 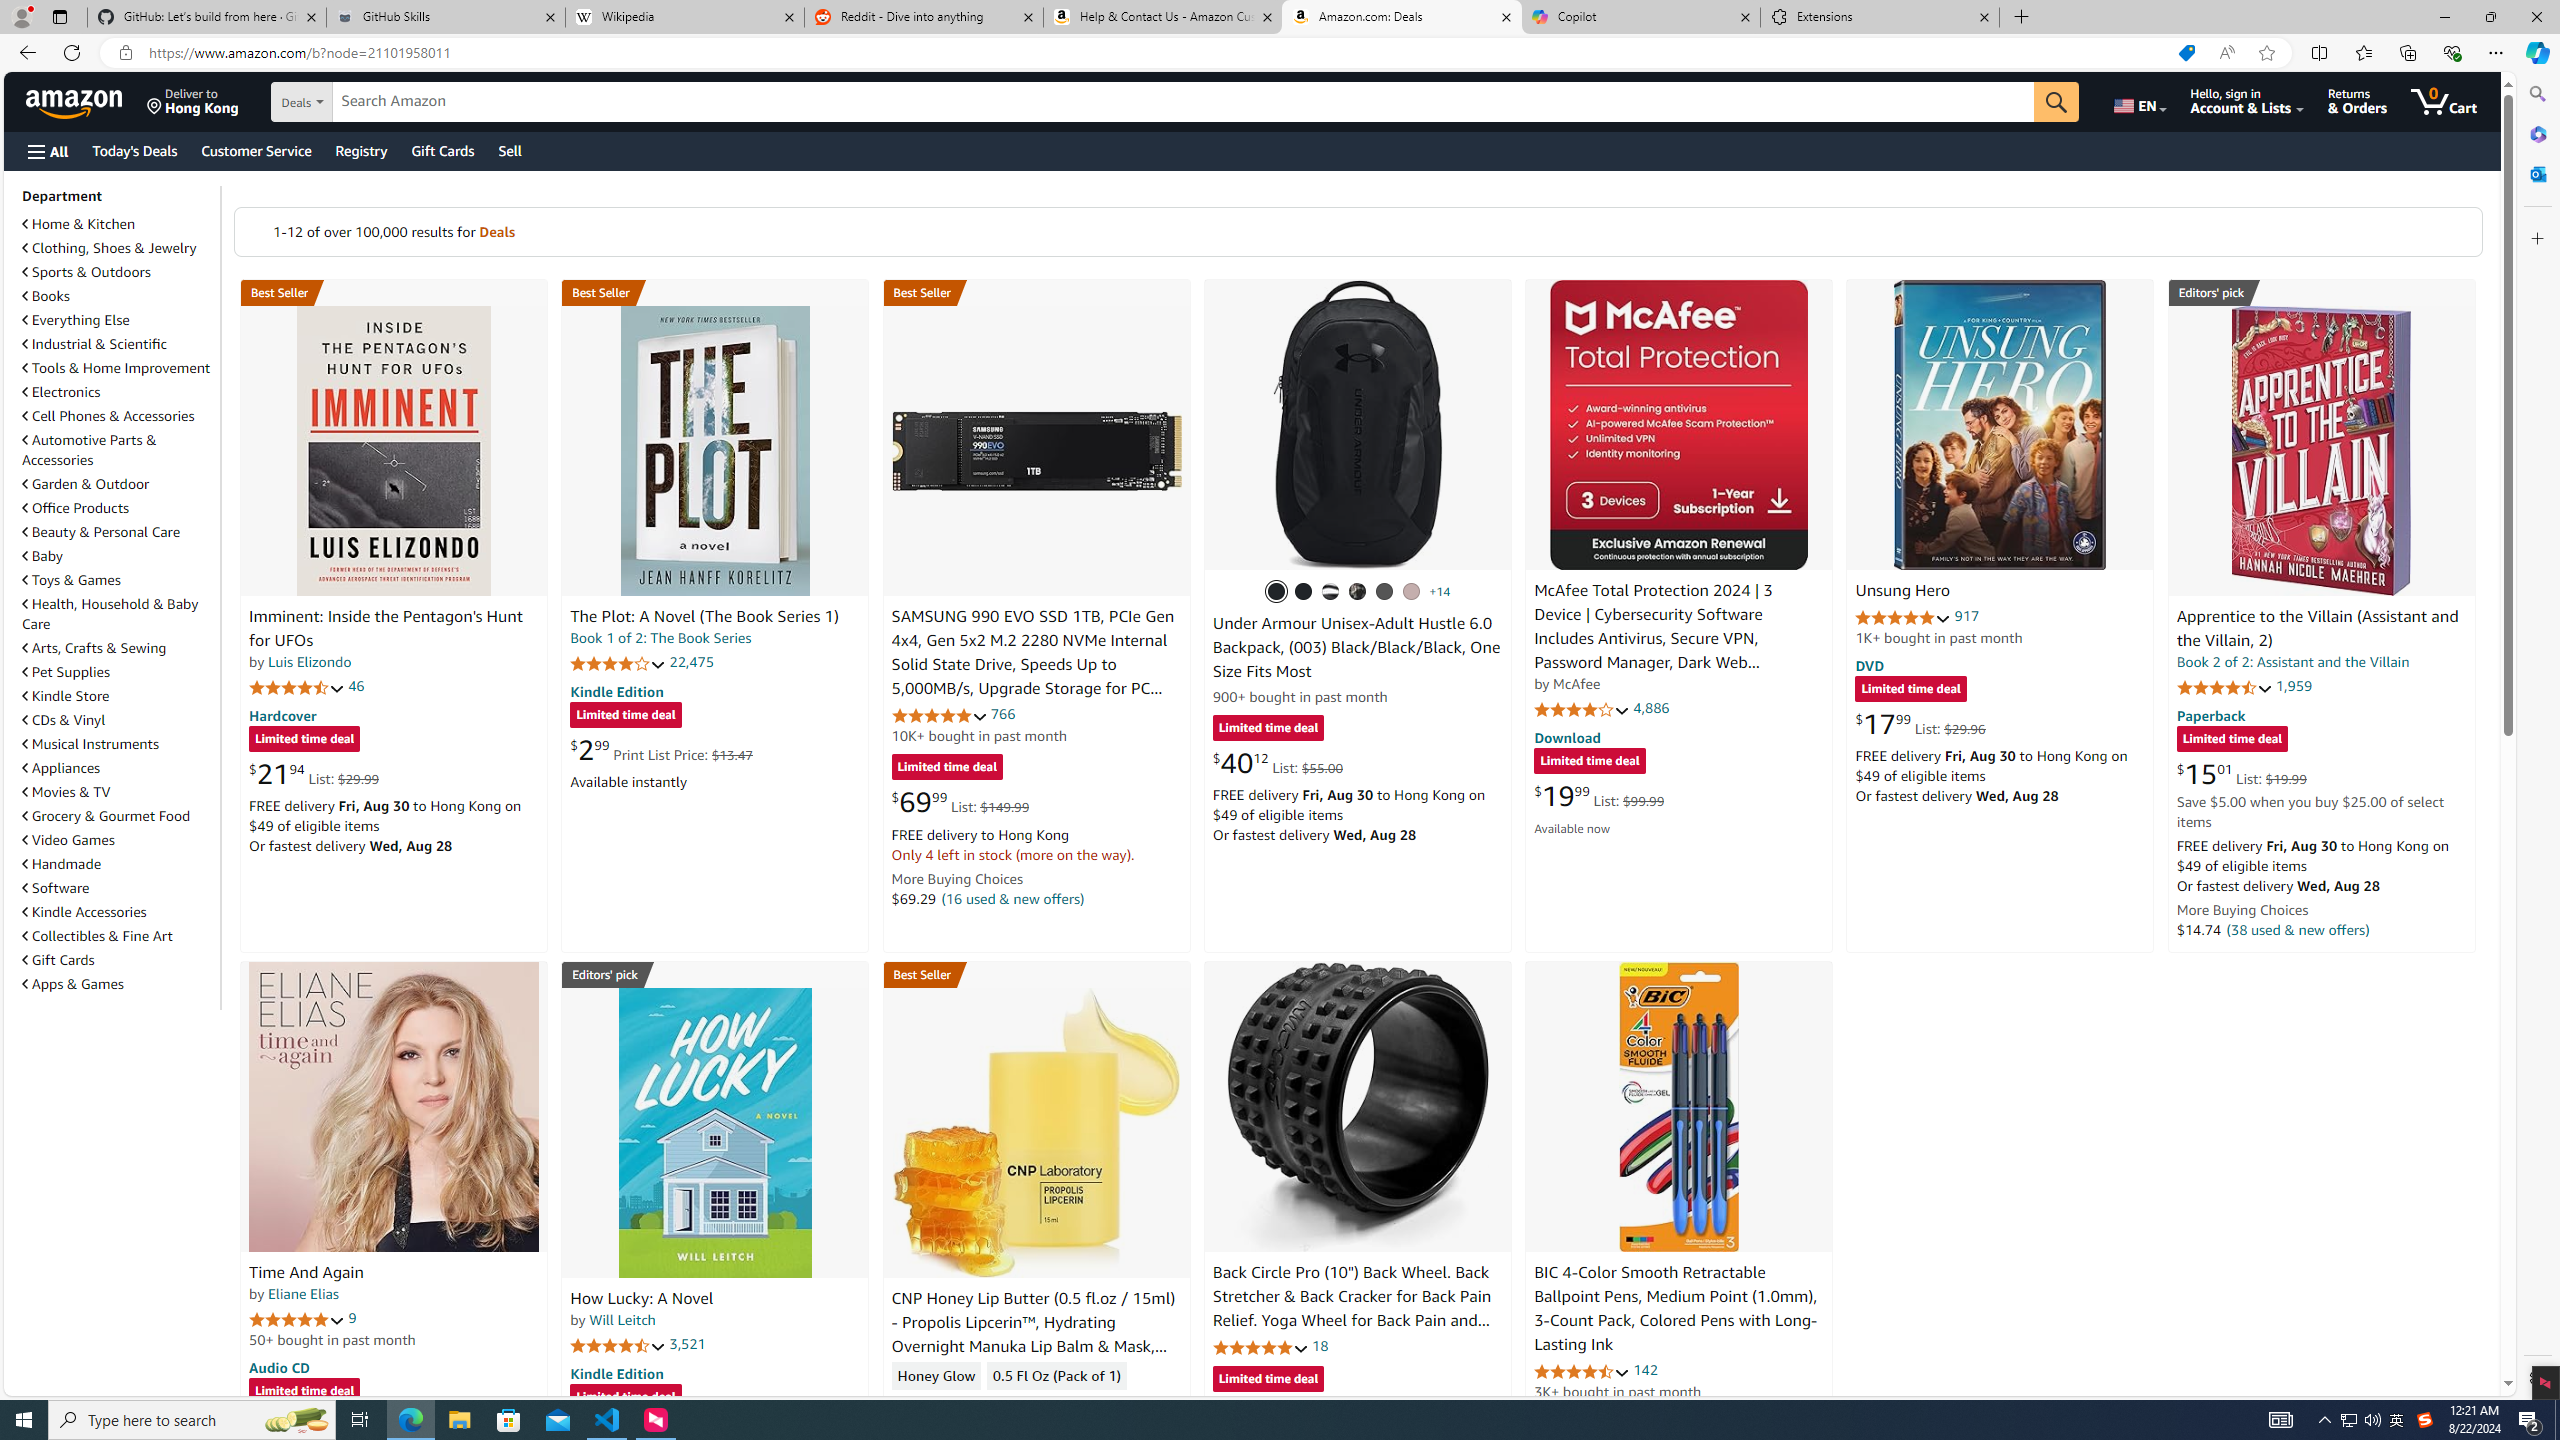 I want to click on 'Industrial & Scientific', so click(x=118, y=344).